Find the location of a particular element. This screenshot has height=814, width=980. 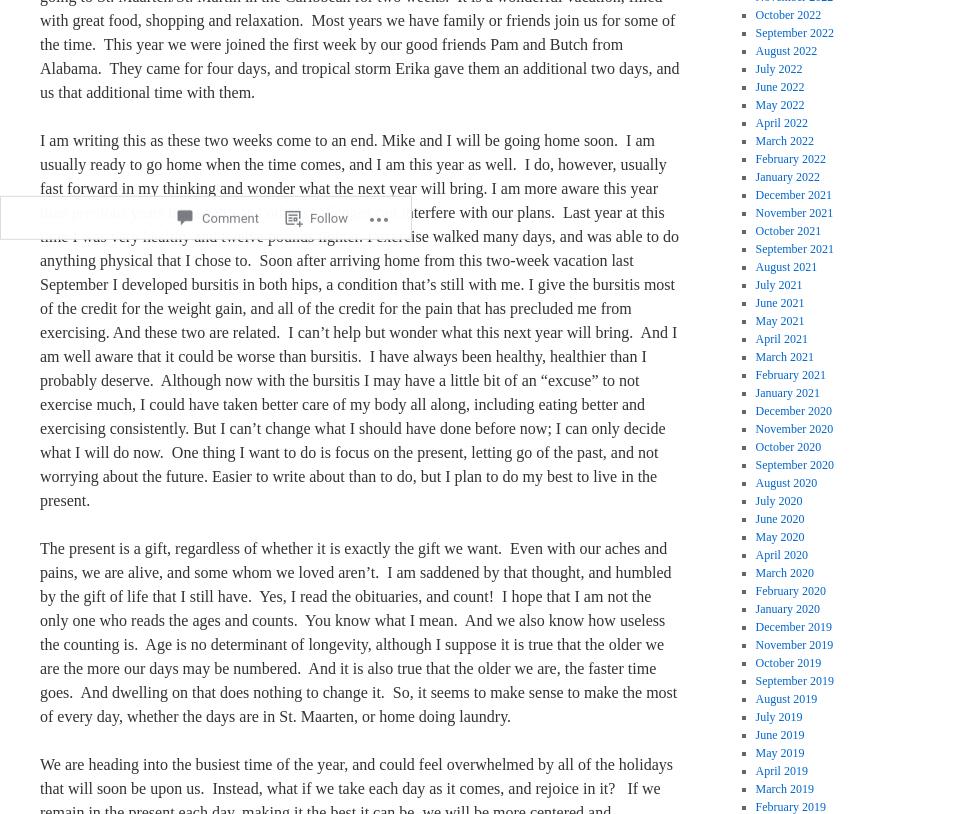

'September 2020' is located at coordinates (754, 464).